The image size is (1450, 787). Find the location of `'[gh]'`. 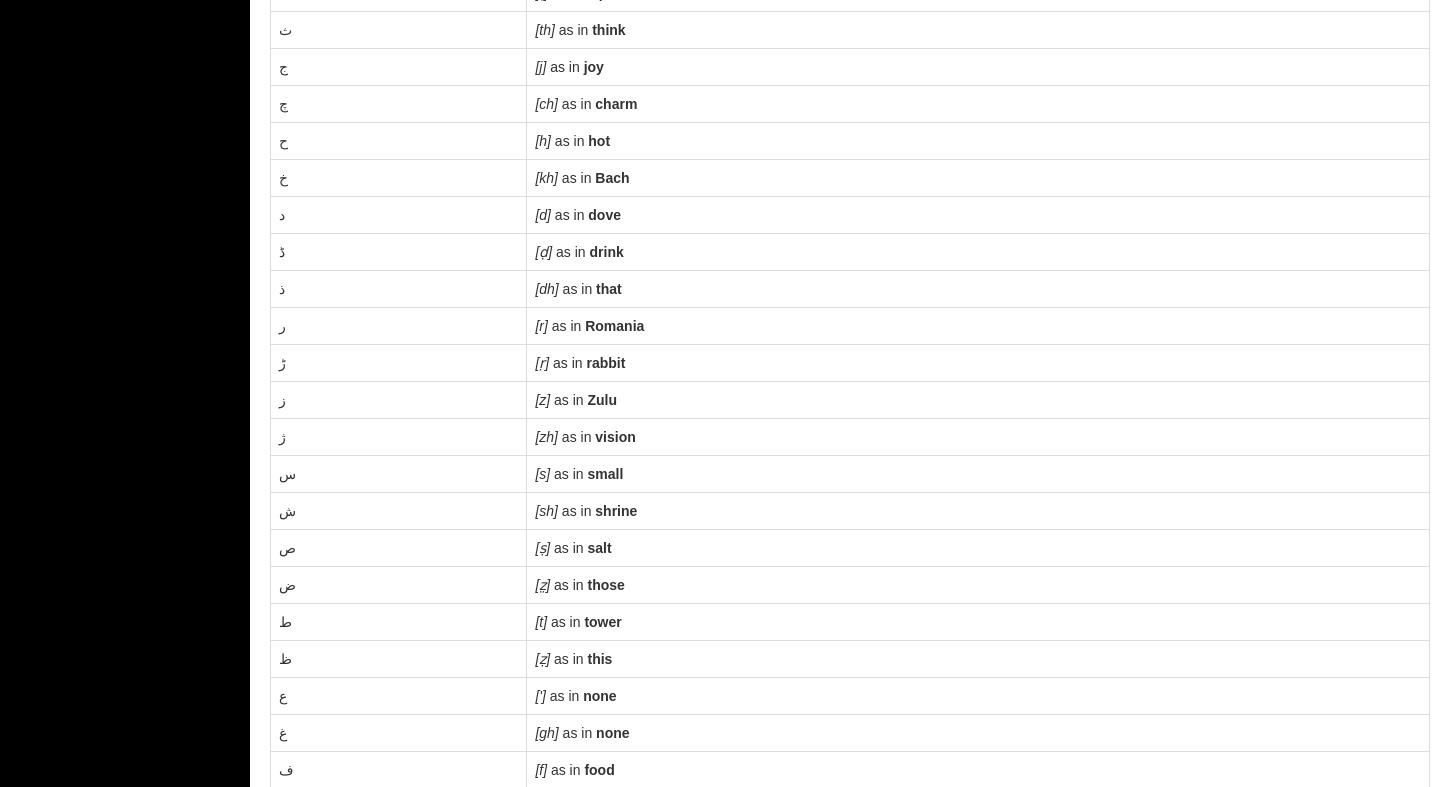

'[gh]' is located at coordinates (546, 733).